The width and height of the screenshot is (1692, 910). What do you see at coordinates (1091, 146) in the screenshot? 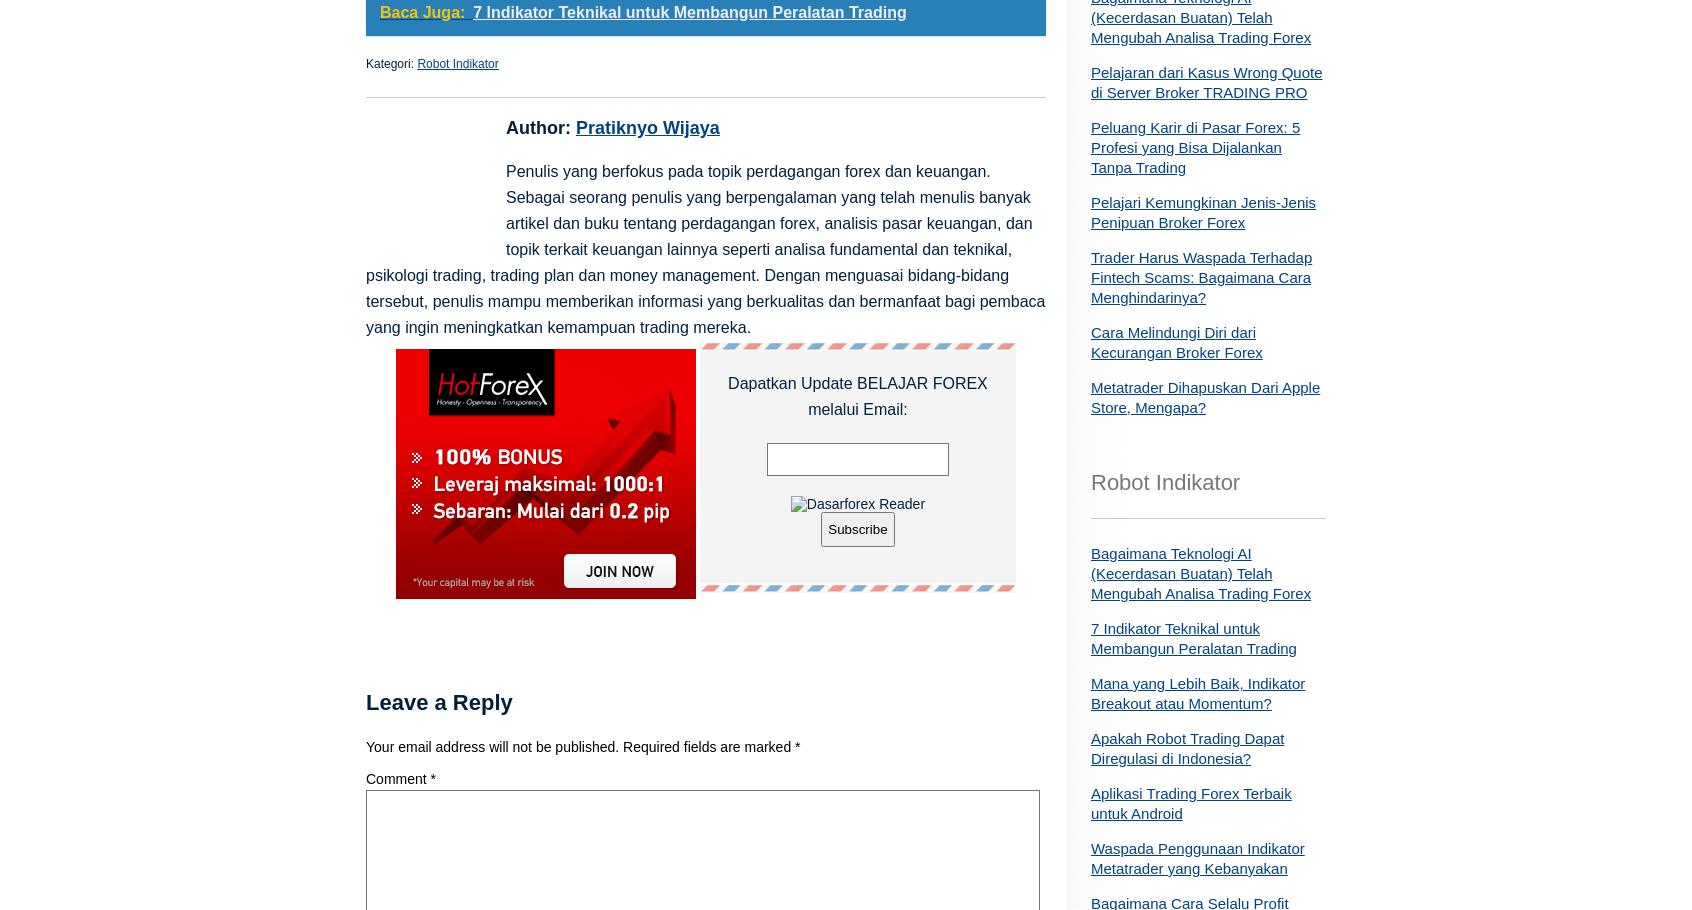
I see `'Peluang Karir di Pasar Forex: 5 Profesi yang Bisa Dijalankan Tanpa Trading'` at bounding box center [1091, 146].